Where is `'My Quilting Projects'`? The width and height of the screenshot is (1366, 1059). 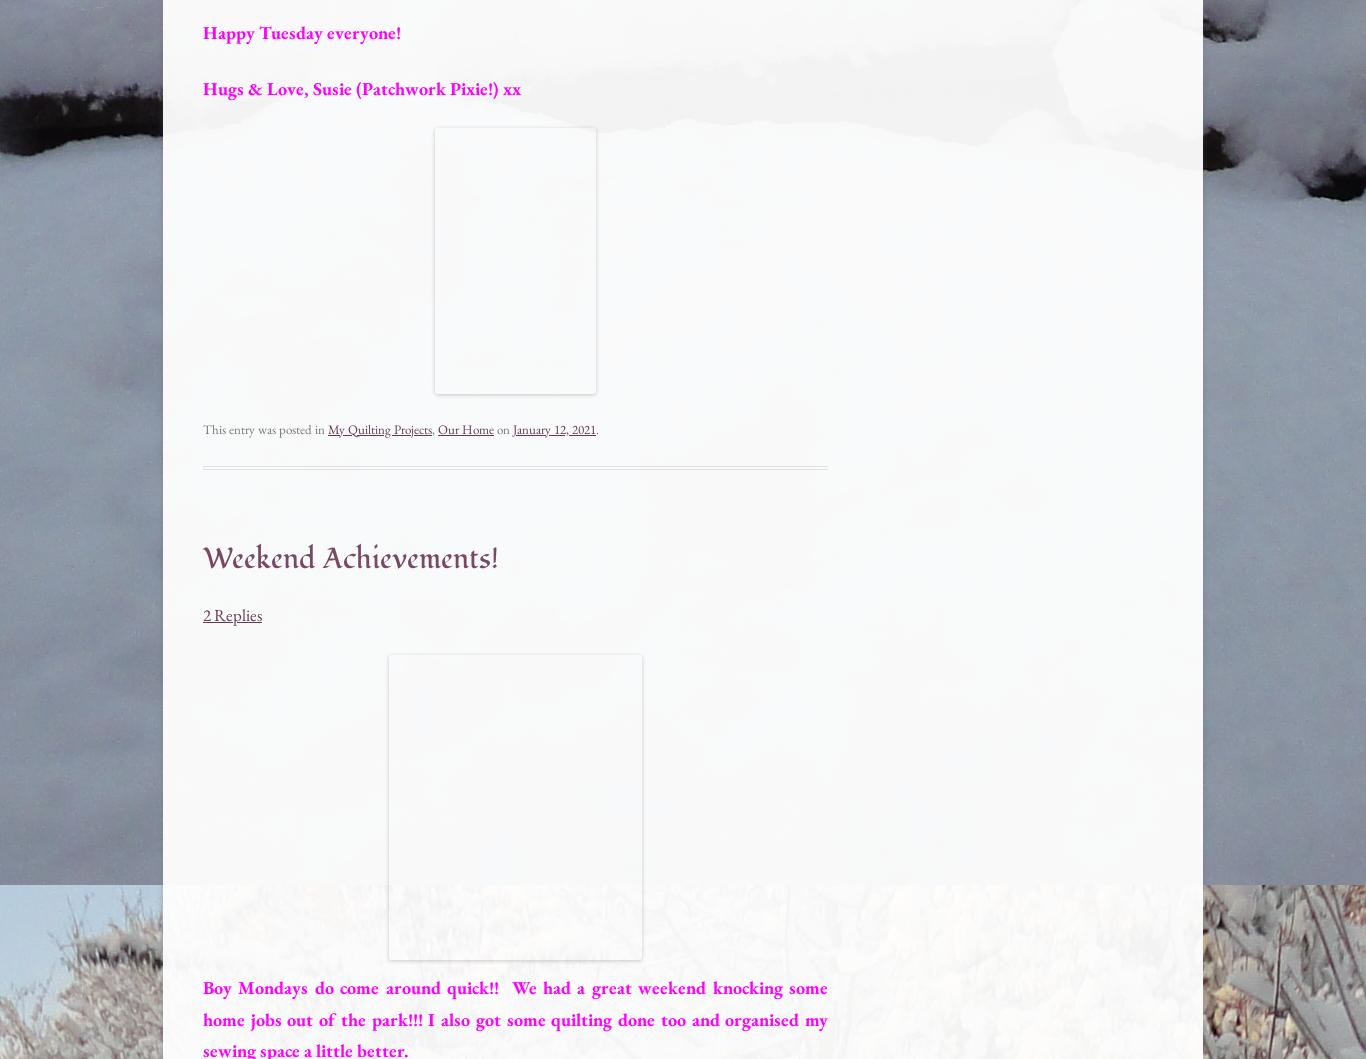 'My Quilting Projects' is located at coordinates (379, 428).